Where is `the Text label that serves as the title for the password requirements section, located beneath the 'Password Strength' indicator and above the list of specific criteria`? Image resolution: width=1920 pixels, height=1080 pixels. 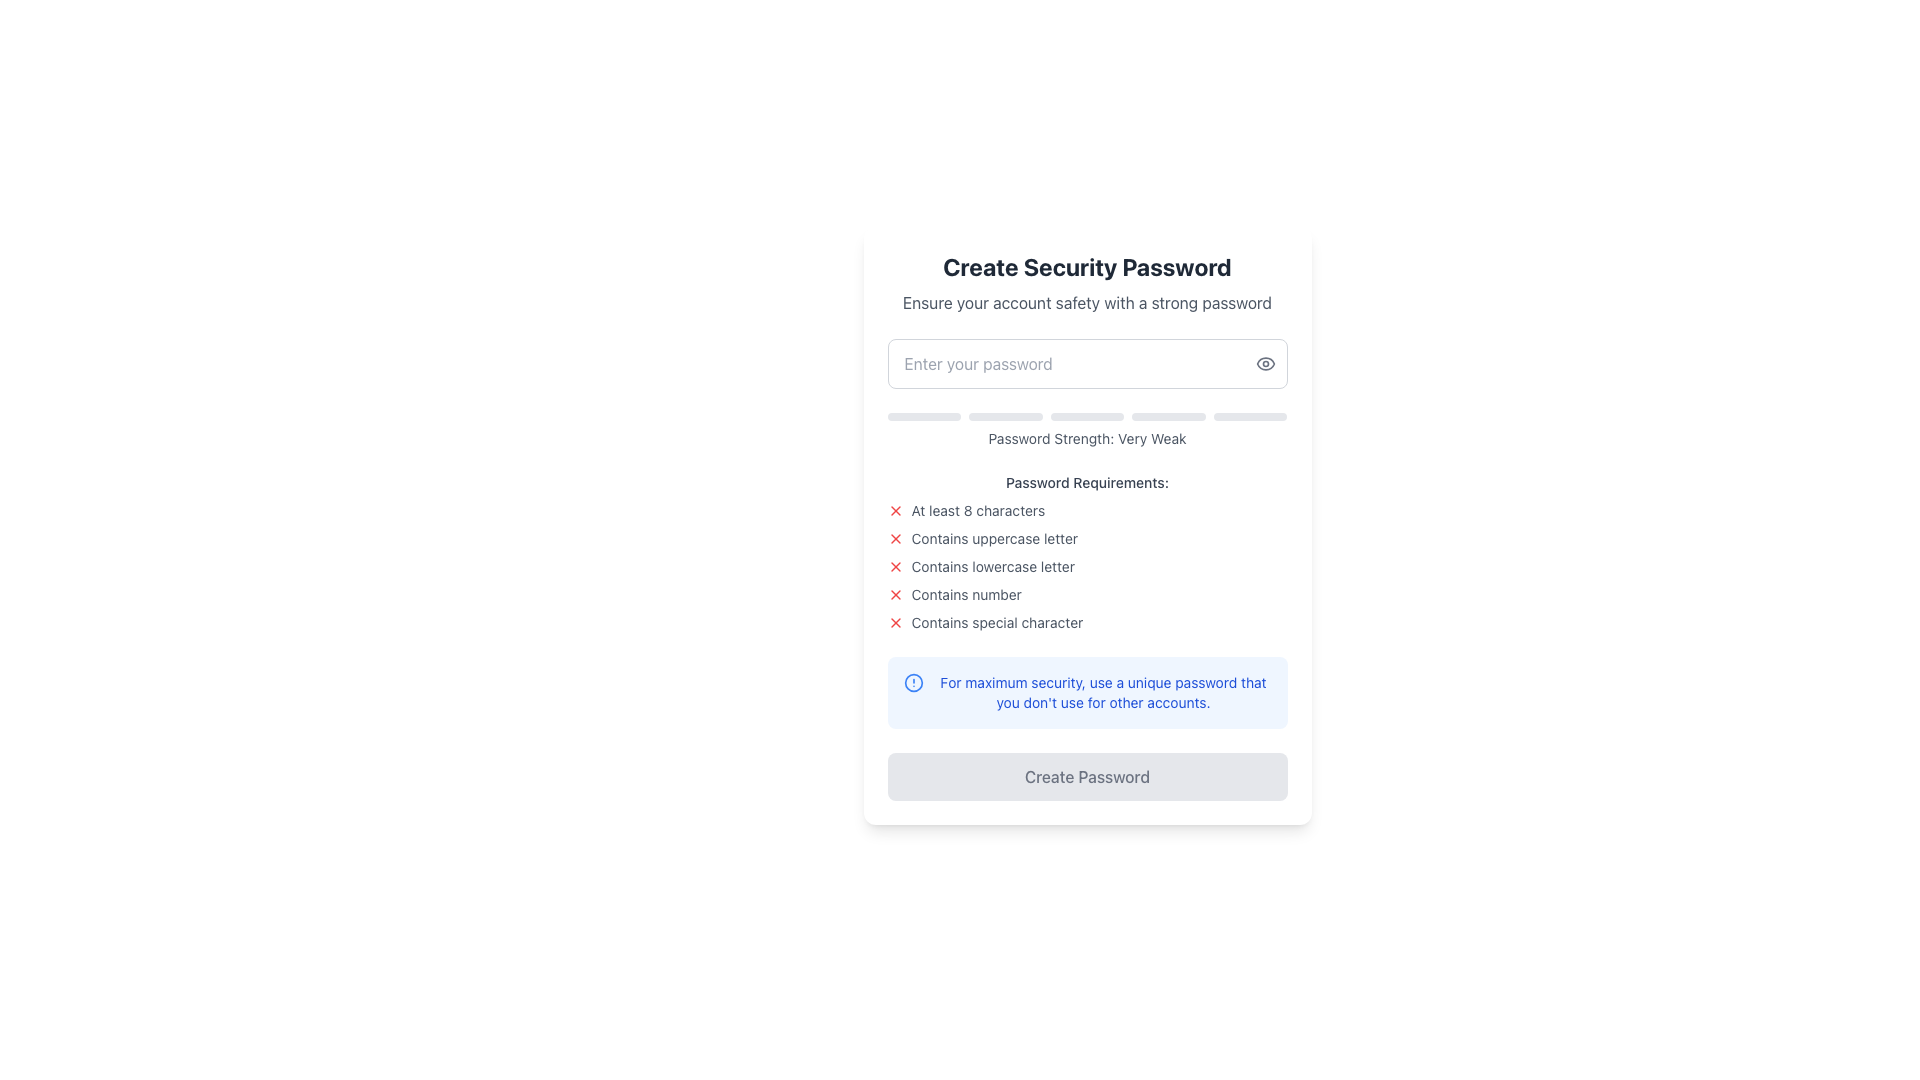
the Text label that serves as the title for the password requirements section, located beneath the 'Password Strength' indicator and above the list of specific criteria is located at coordinates (1086, 482).